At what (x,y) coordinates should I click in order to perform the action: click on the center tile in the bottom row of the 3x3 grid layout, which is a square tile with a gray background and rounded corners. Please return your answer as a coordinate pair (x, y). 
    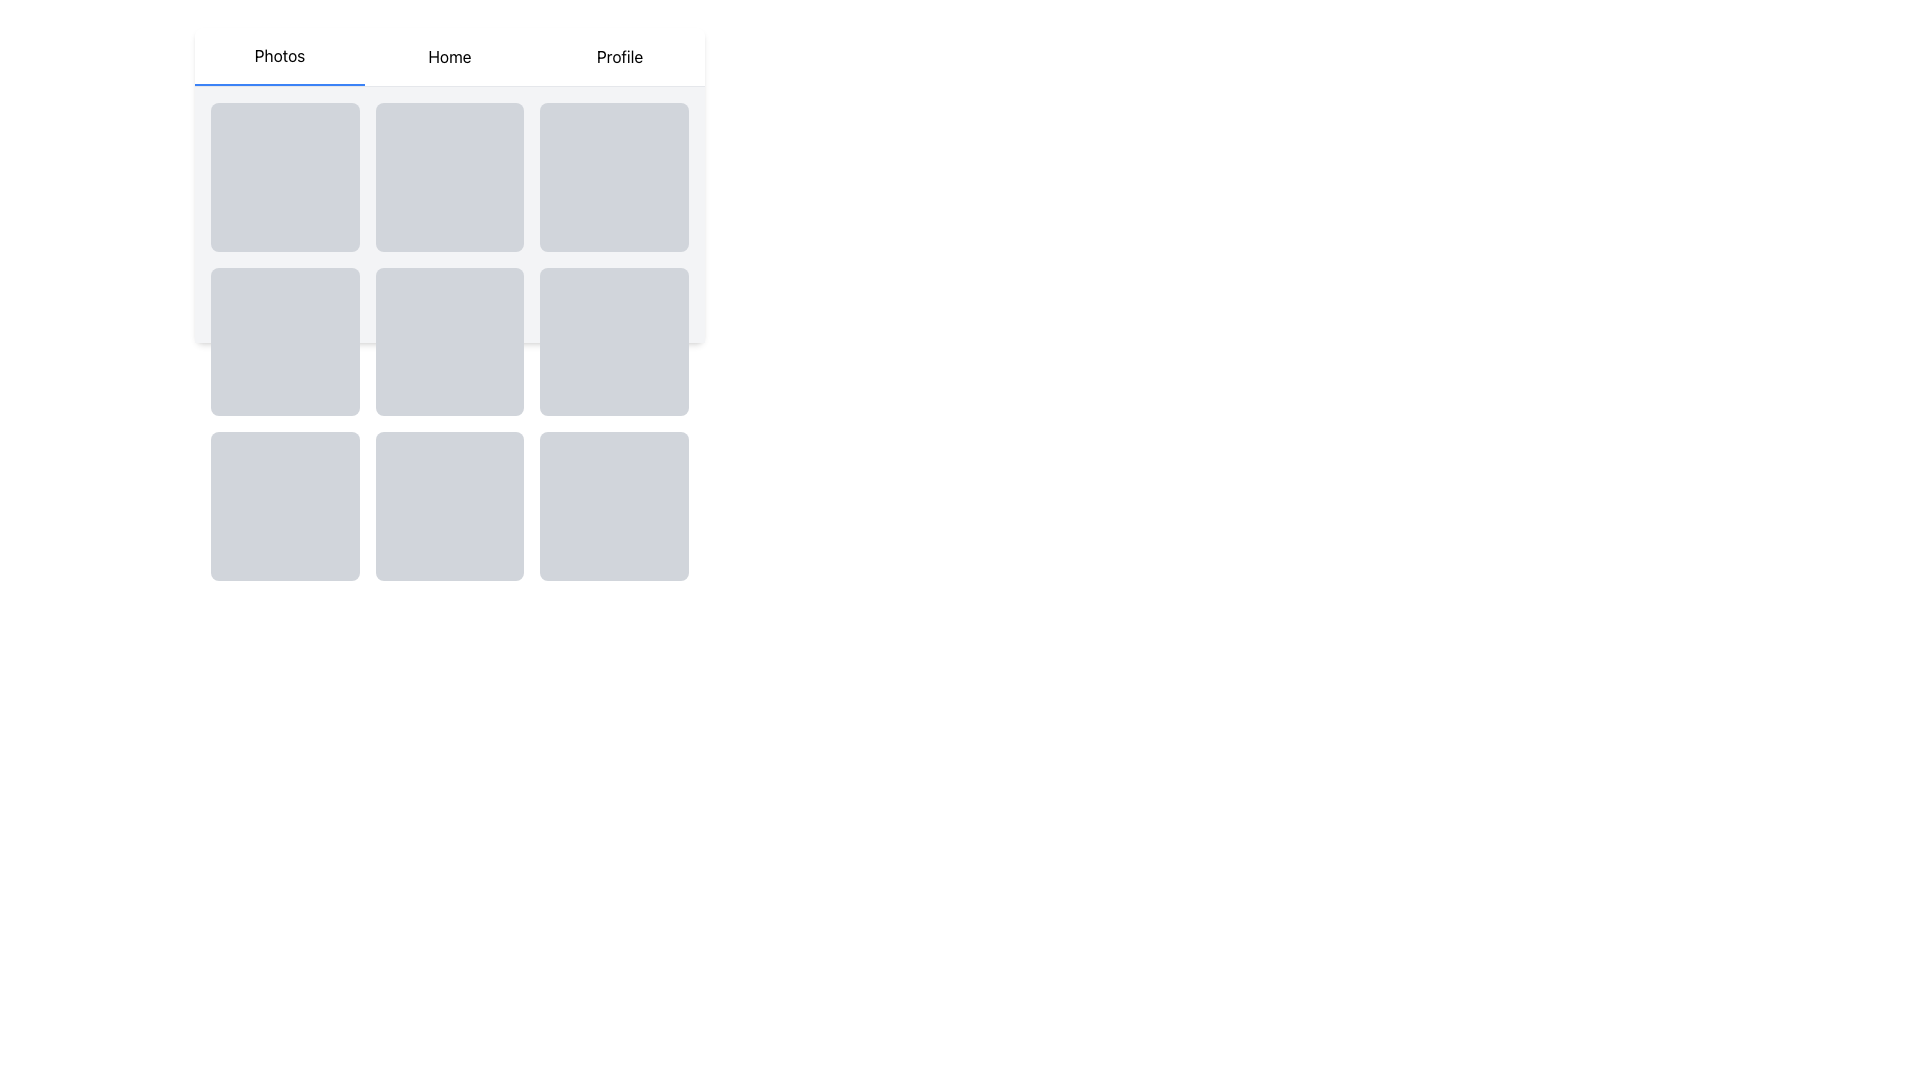
    Looking at the image, I should click on (449, 505).